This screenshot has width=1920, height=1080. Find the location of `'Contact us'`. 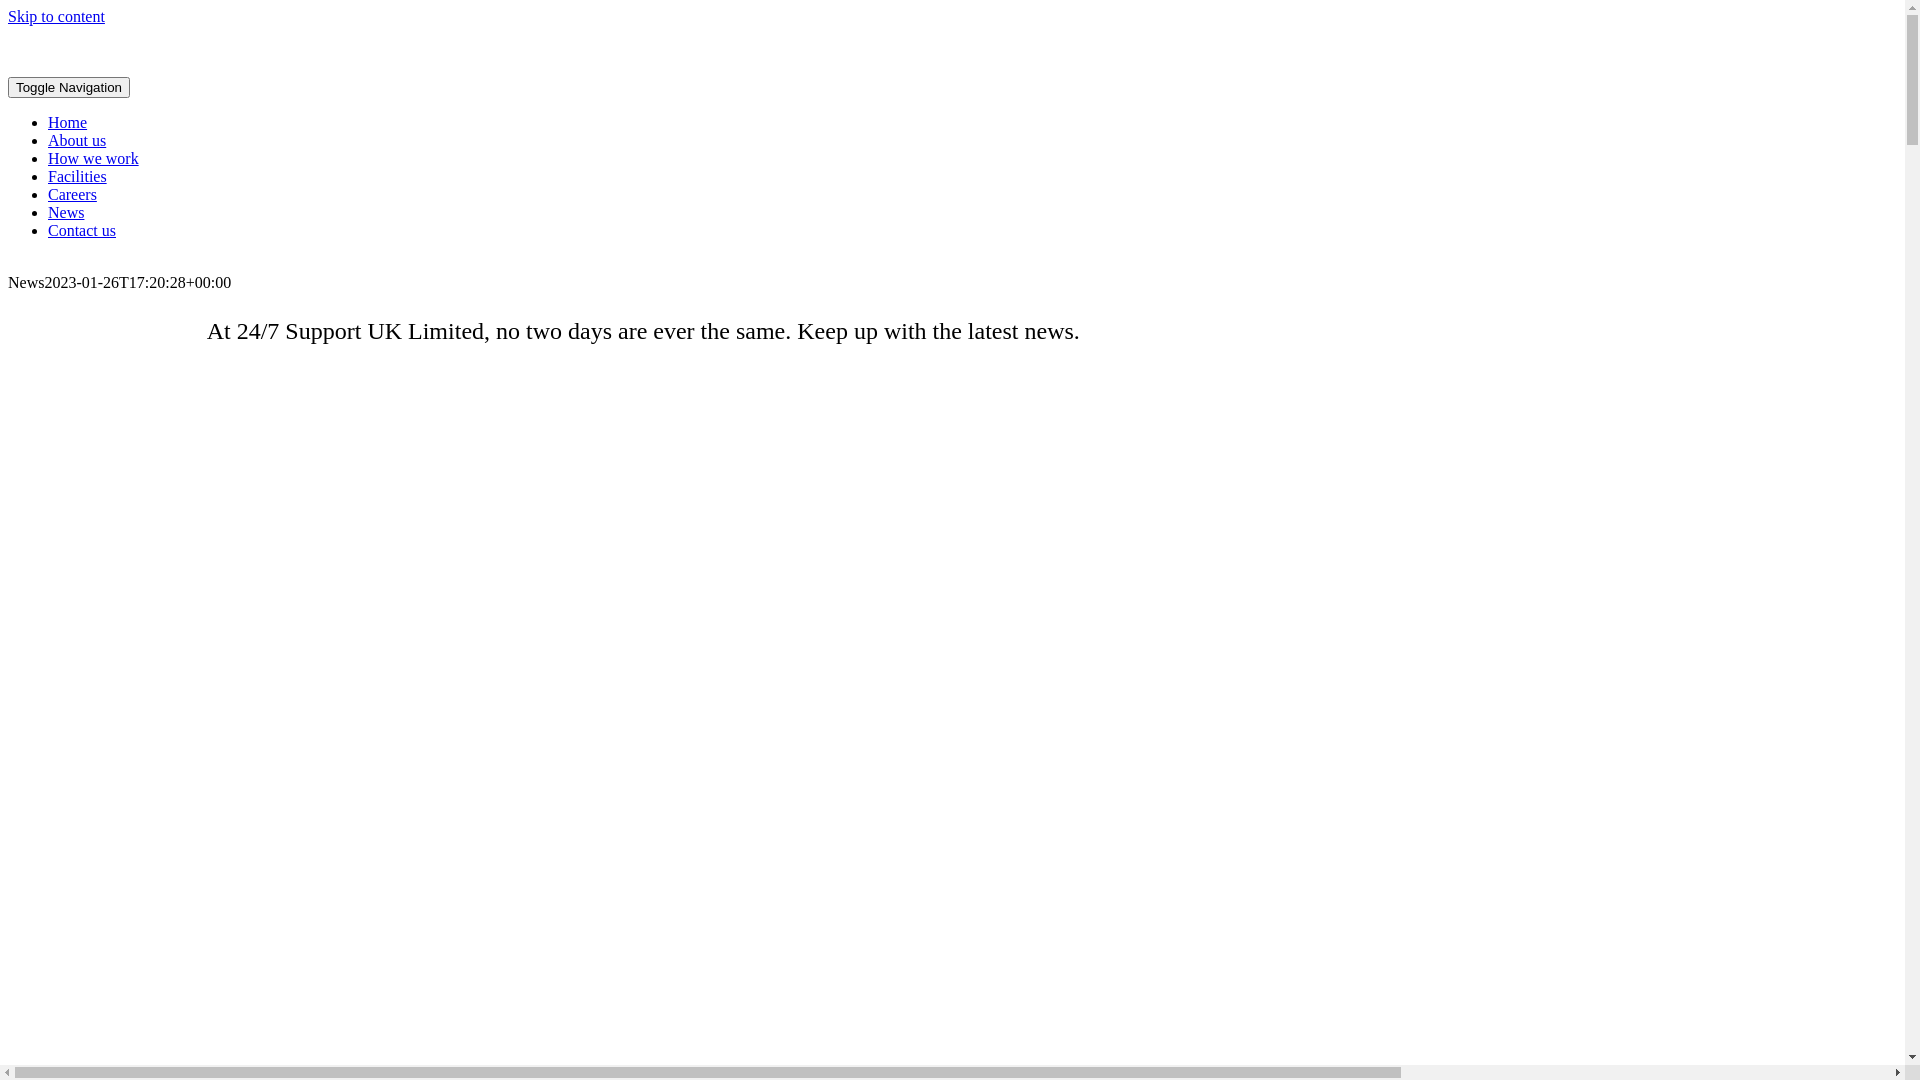

'Contact us' is located at coordinates (80, 229).